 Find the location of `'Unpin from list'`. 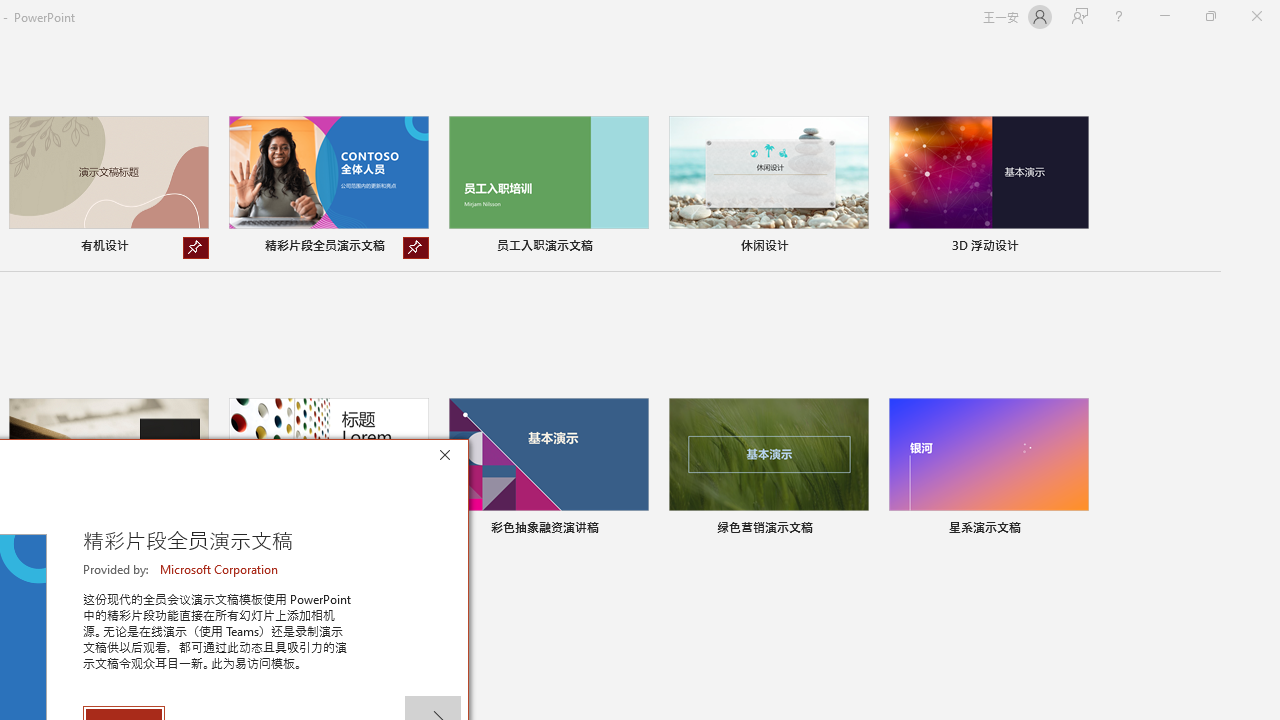

'Unpin from list' is located at coordinates (415, 247).